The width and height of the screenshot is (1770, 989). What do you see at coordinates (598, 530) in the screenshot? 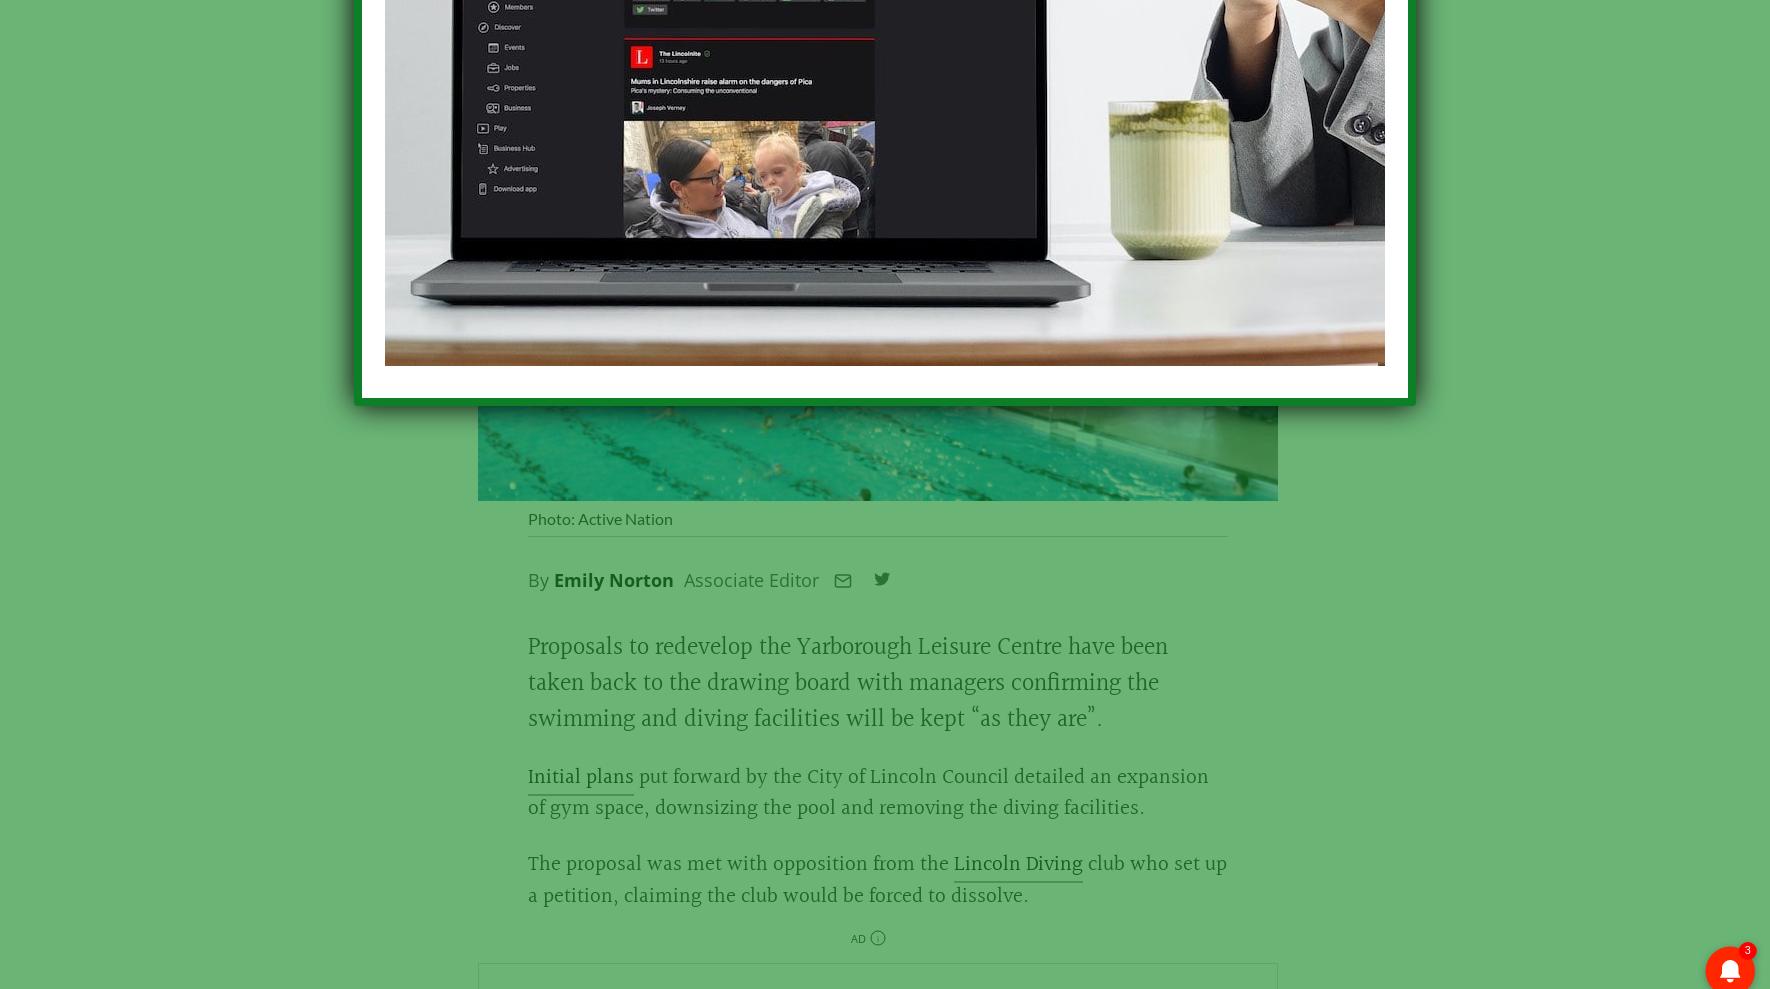
I see `'Photo: Active Nation'` at bounding box center [598, 530].